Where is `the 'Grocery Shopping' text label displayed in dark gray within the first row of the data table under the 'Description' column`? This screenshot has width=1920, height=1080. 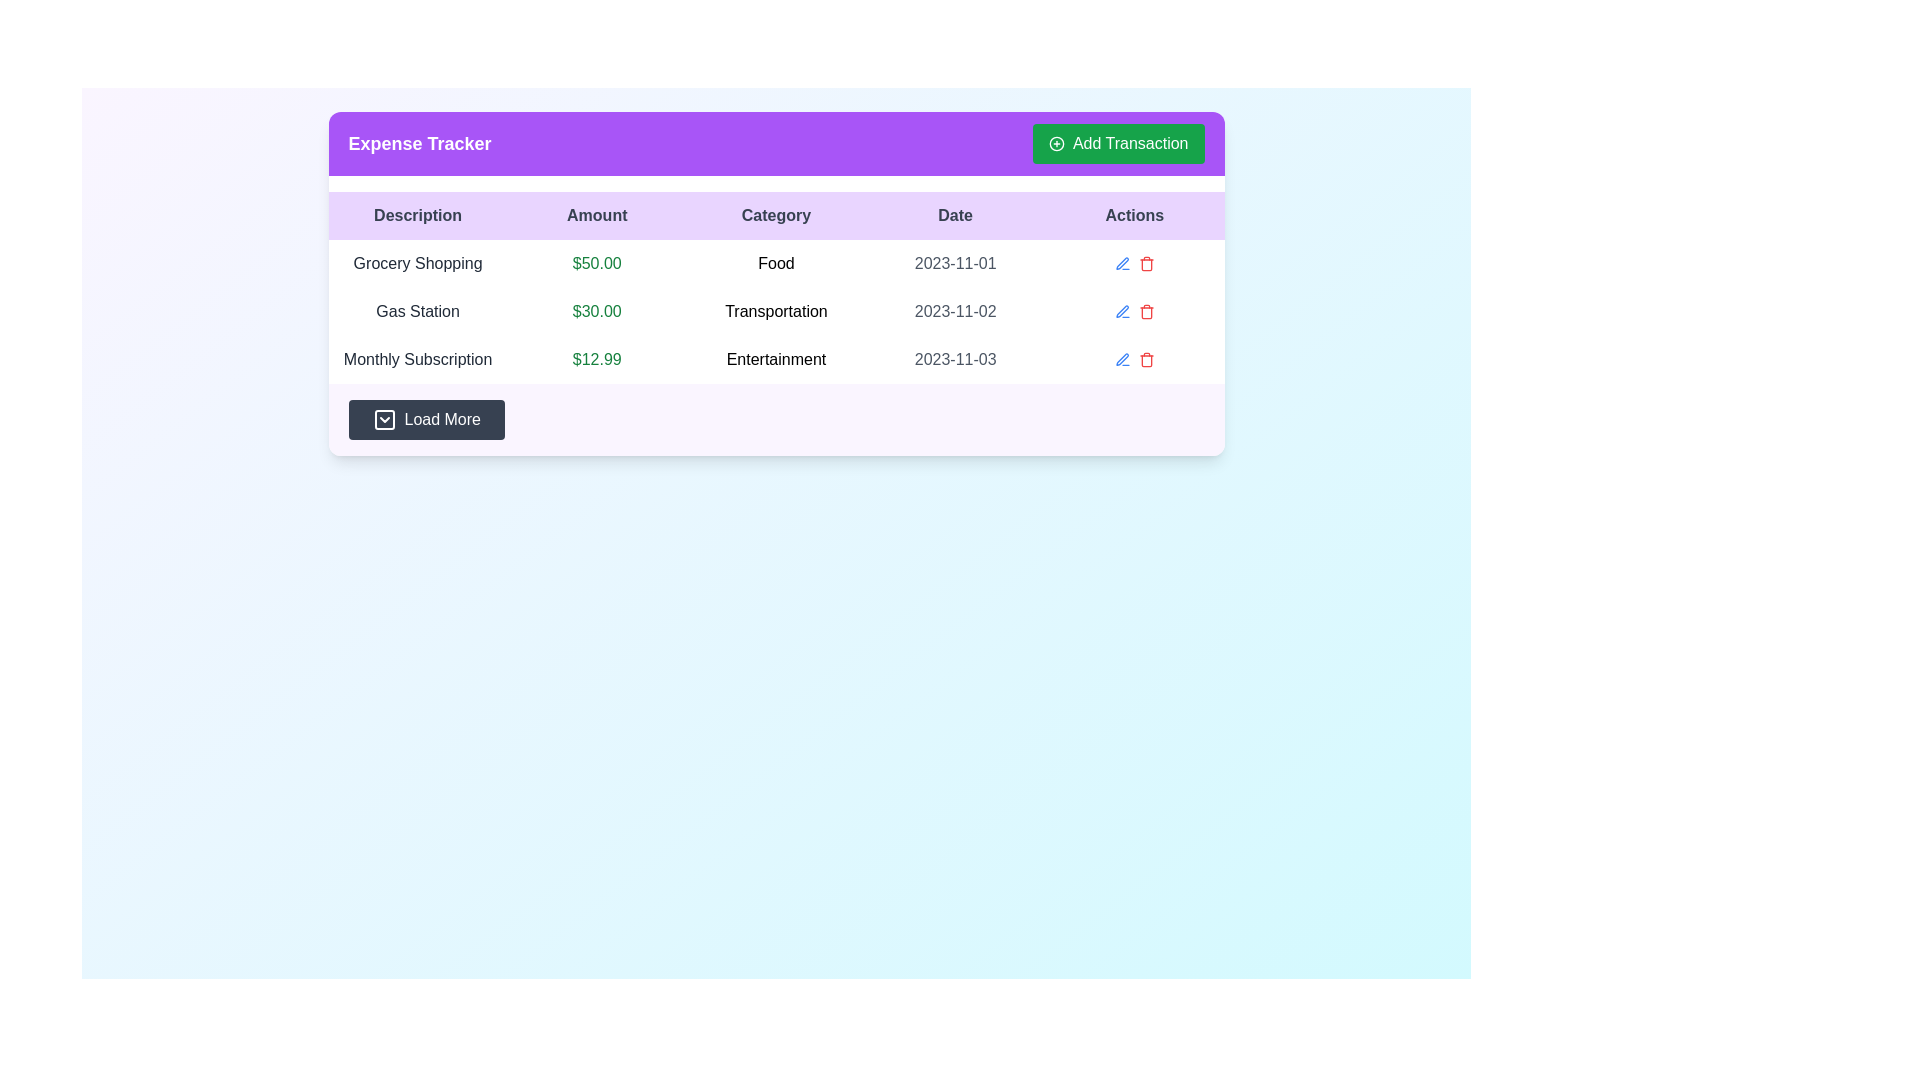 the 'Grocery Shopping' text label displayed in dark gray within the first row of the data table under the 'Description' column is located at coordinates (417, 262).